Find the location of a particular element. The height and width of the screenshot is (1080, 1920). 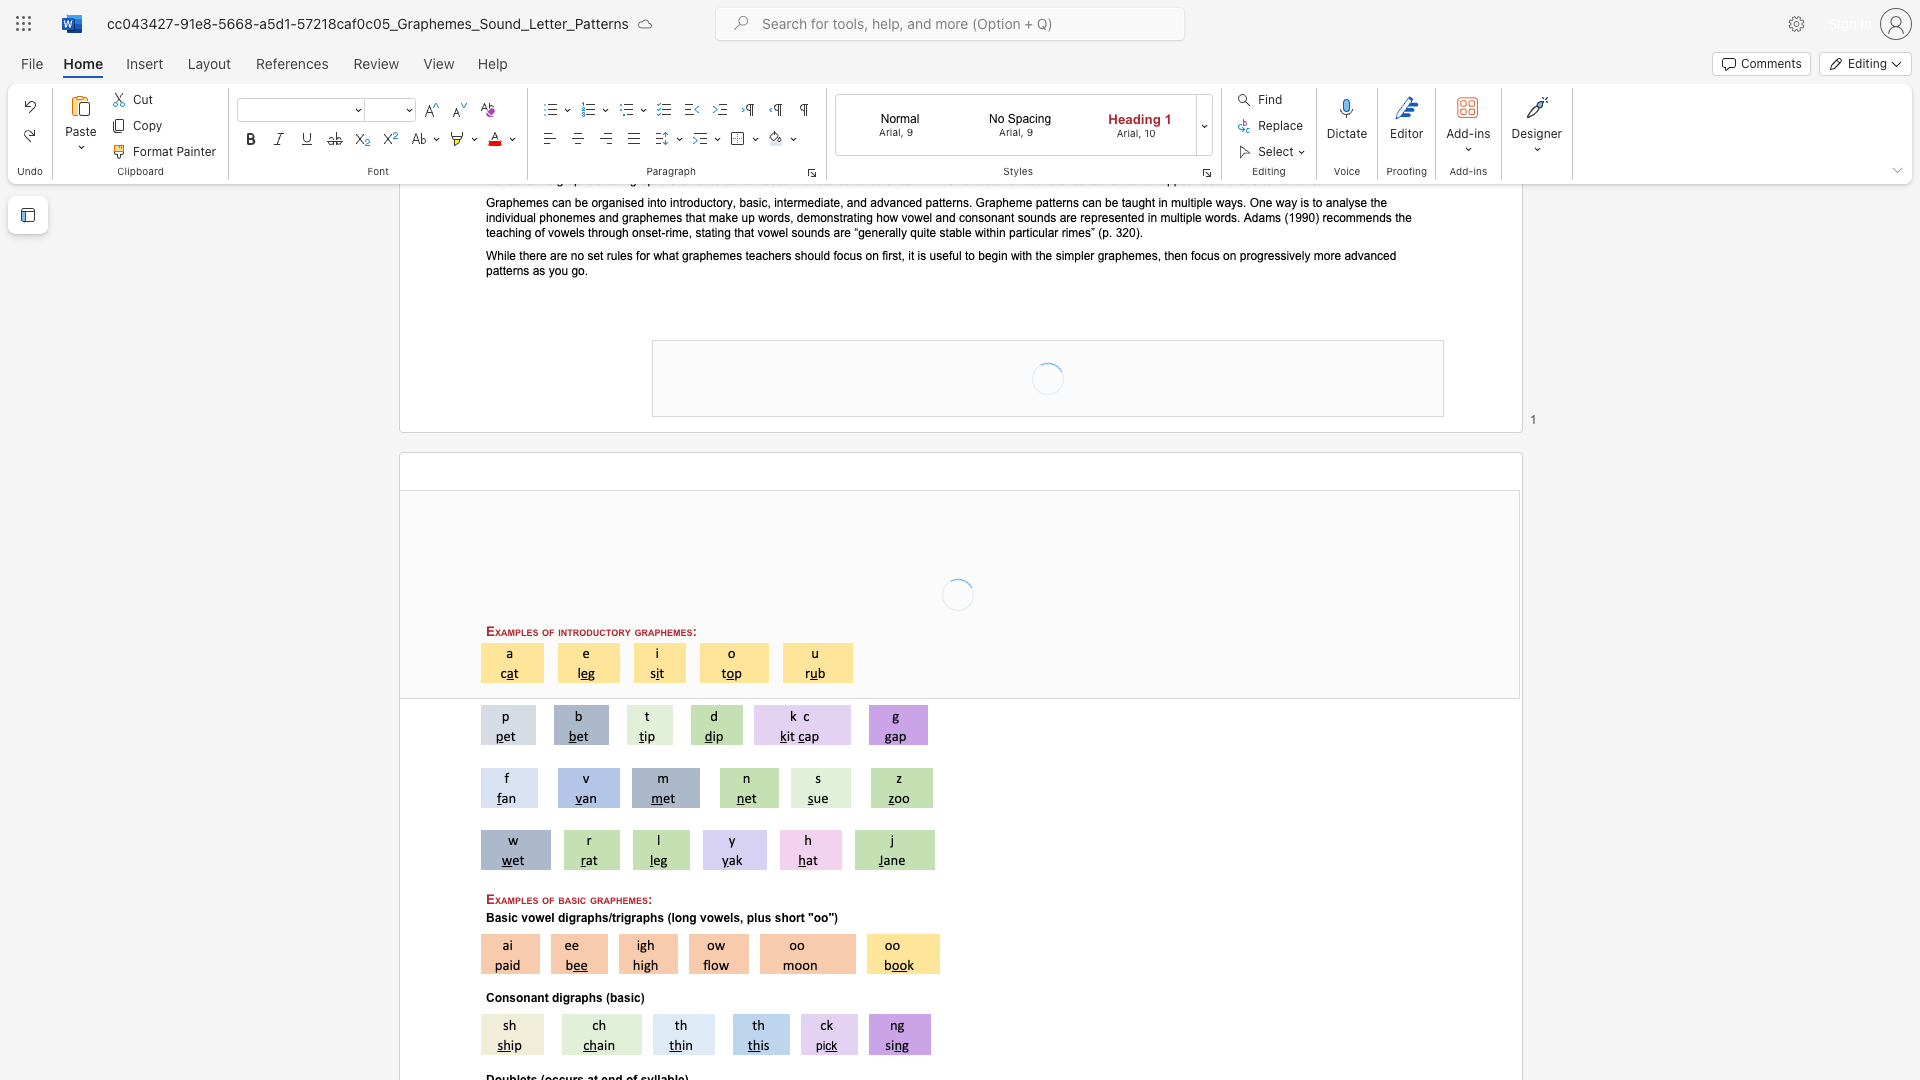

the space between the continuous character """ and "o" in the text is located at coordinates (814, 918).